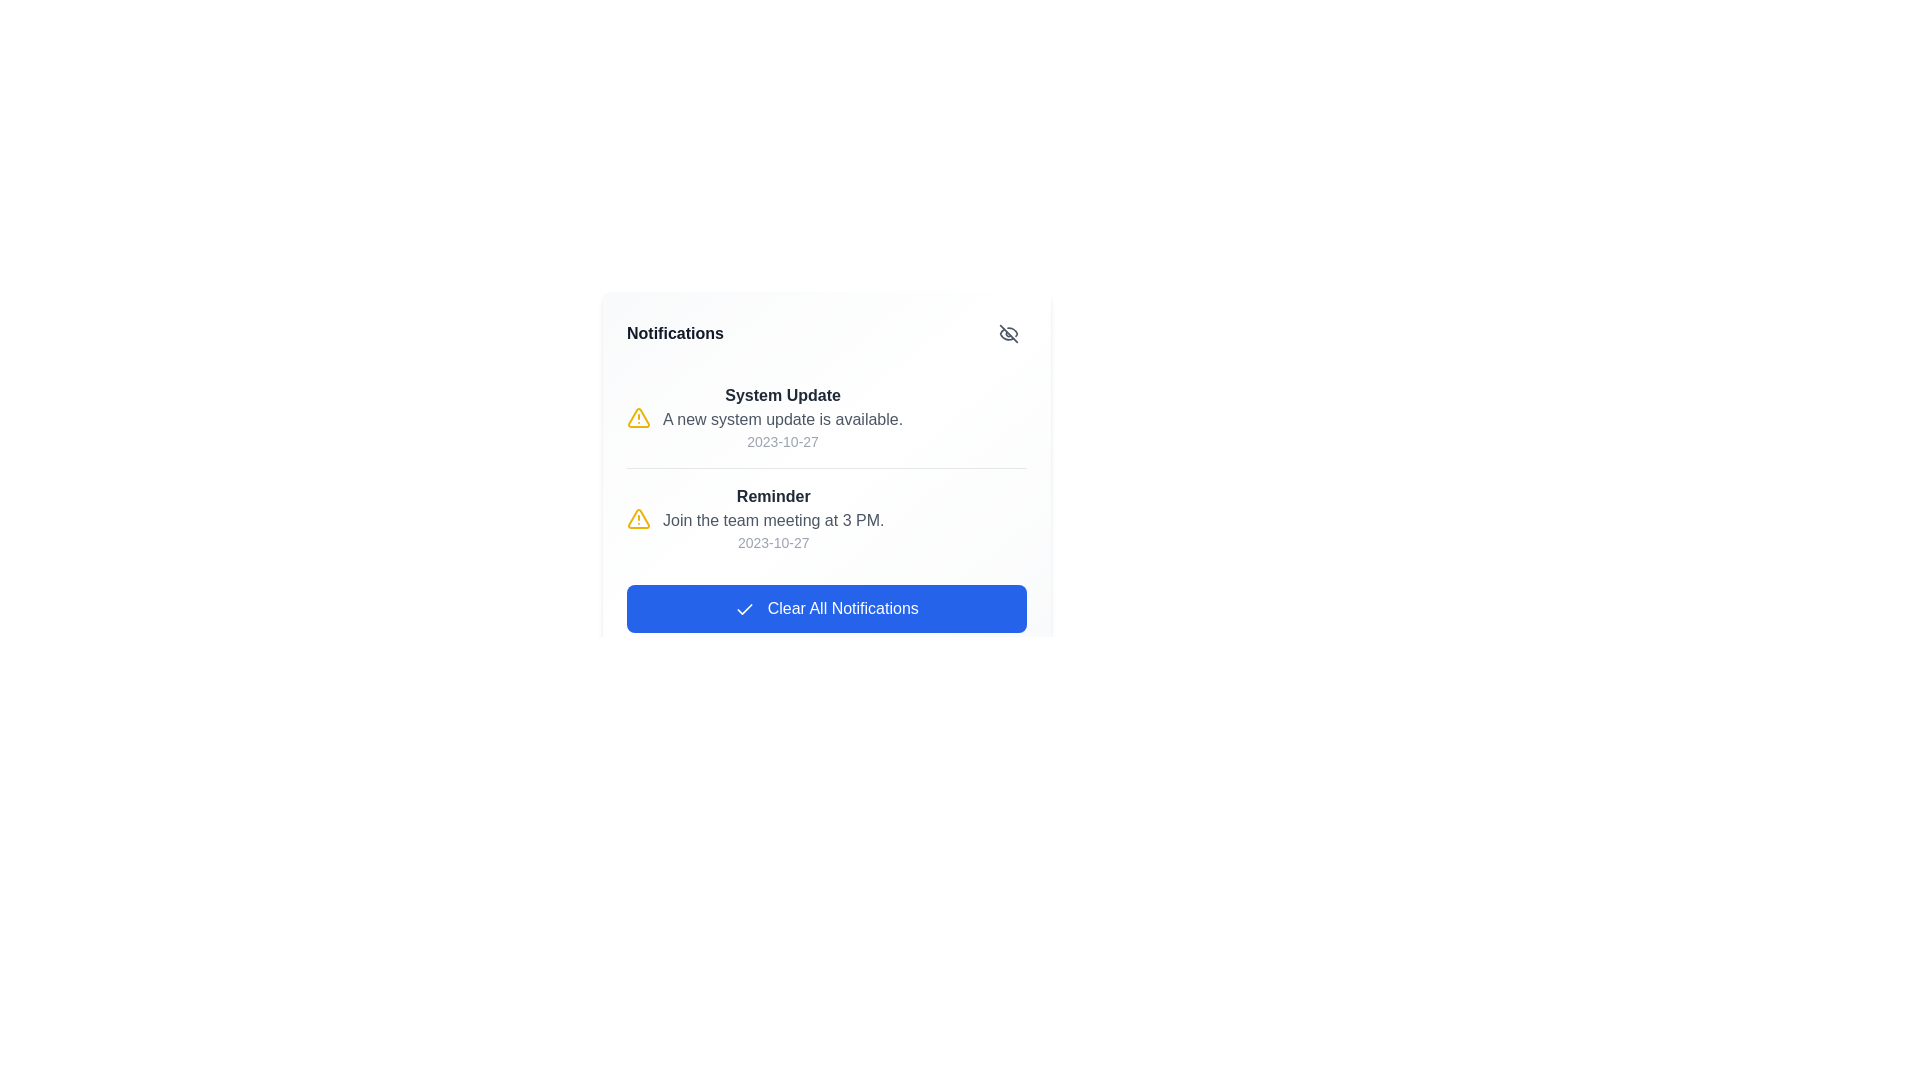  I want to click on the title text element of the notification component, which provides a brief description of the notification's content, positioned above the meeting details and below the system update notification, so click(772, 496).